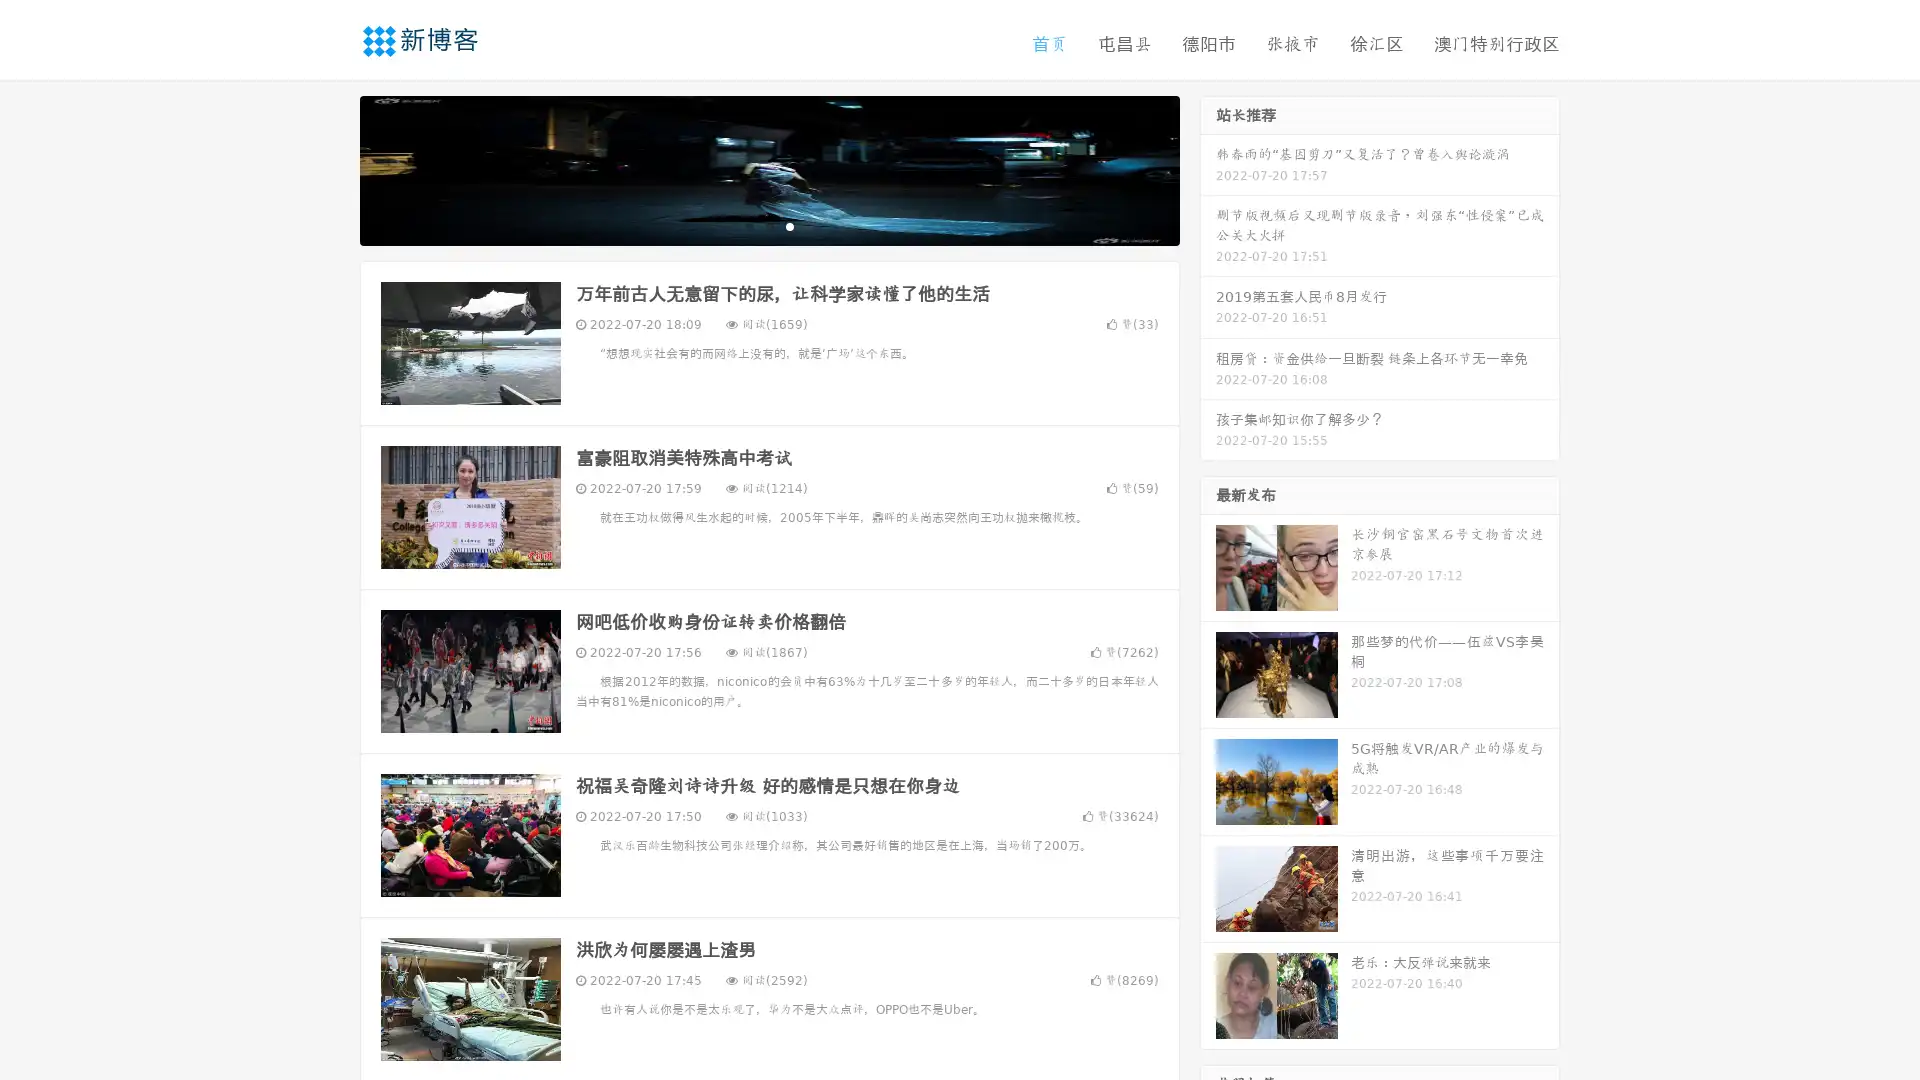 The image size is (1920, 1080). Describe the element at coordinates (1208, 168) in the screenshot. I see `Next slide` at that location.